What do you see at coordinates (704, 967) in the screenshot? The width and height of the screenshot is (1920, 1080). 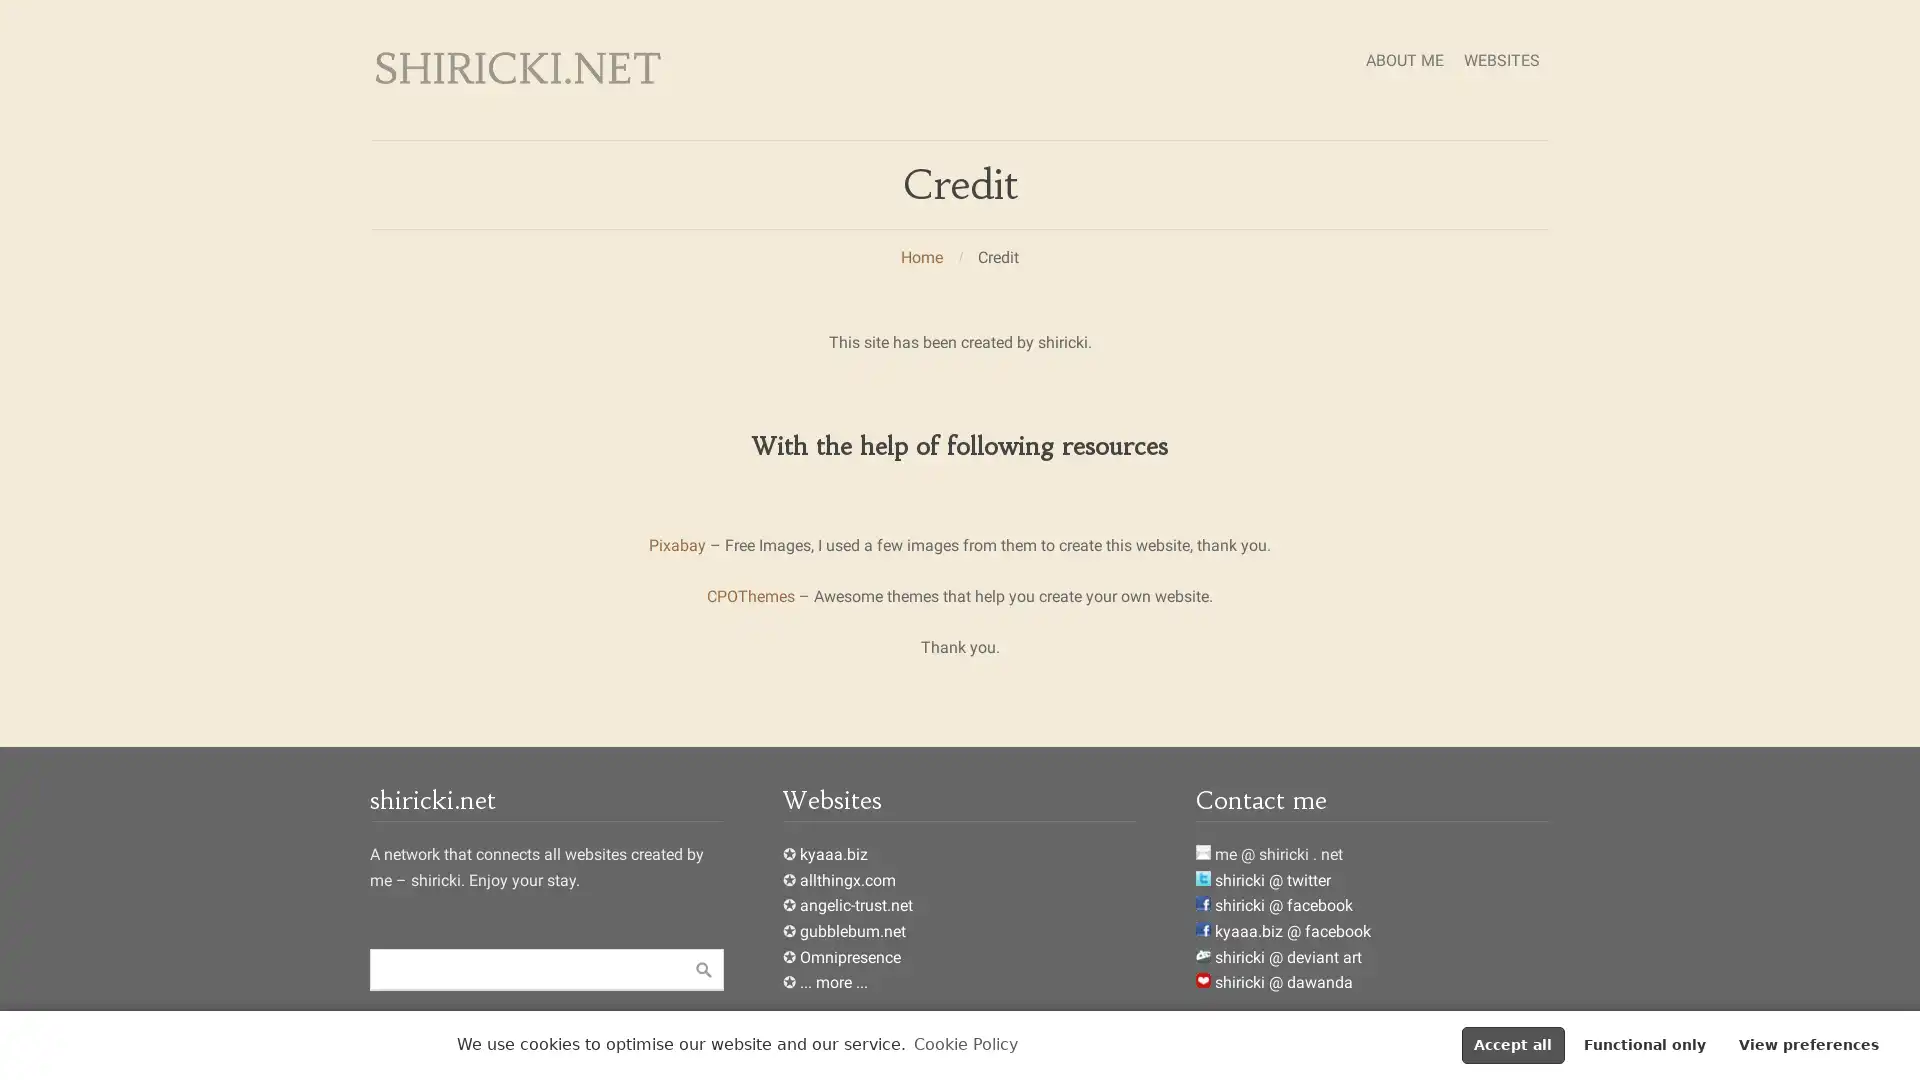 I see `Suche` at bounding box center [704, 967].